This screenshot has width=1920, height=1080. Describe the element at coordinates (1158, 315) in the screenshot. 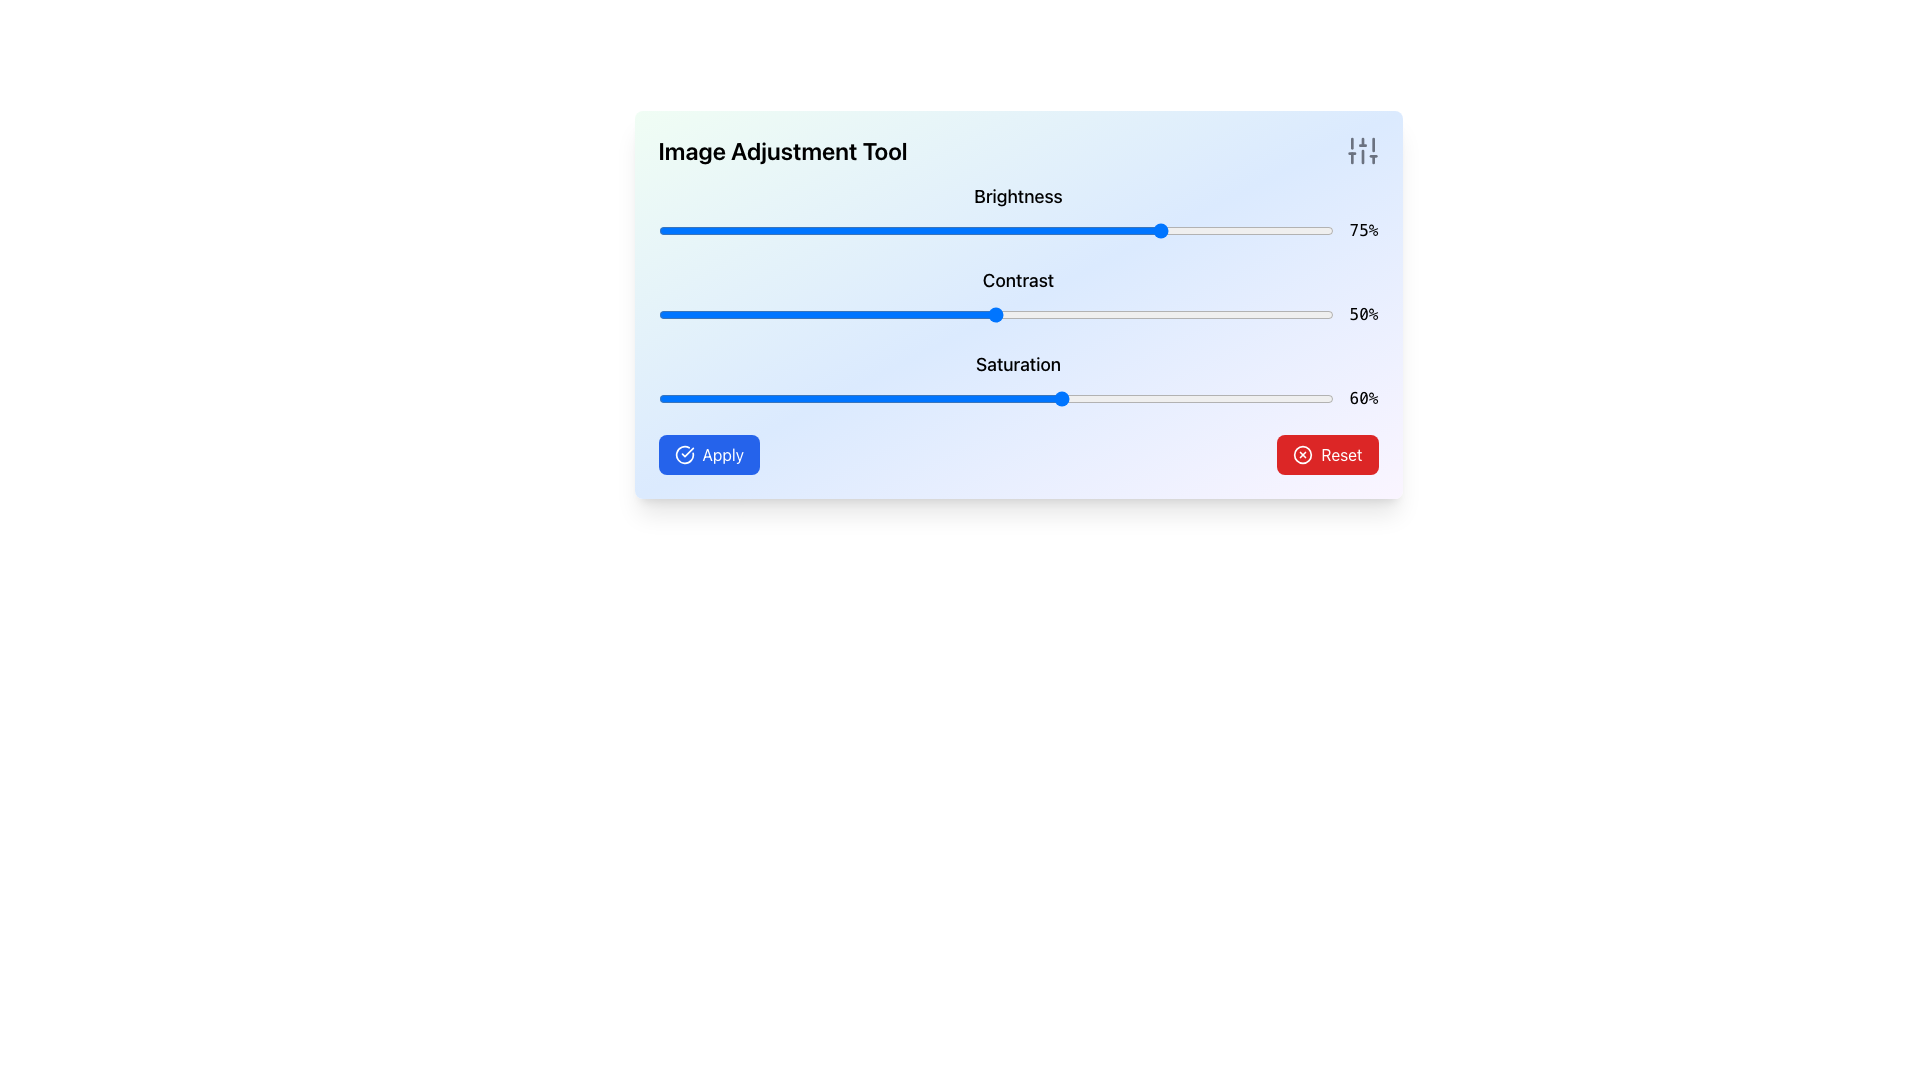

I see `the contrast value` at that location.